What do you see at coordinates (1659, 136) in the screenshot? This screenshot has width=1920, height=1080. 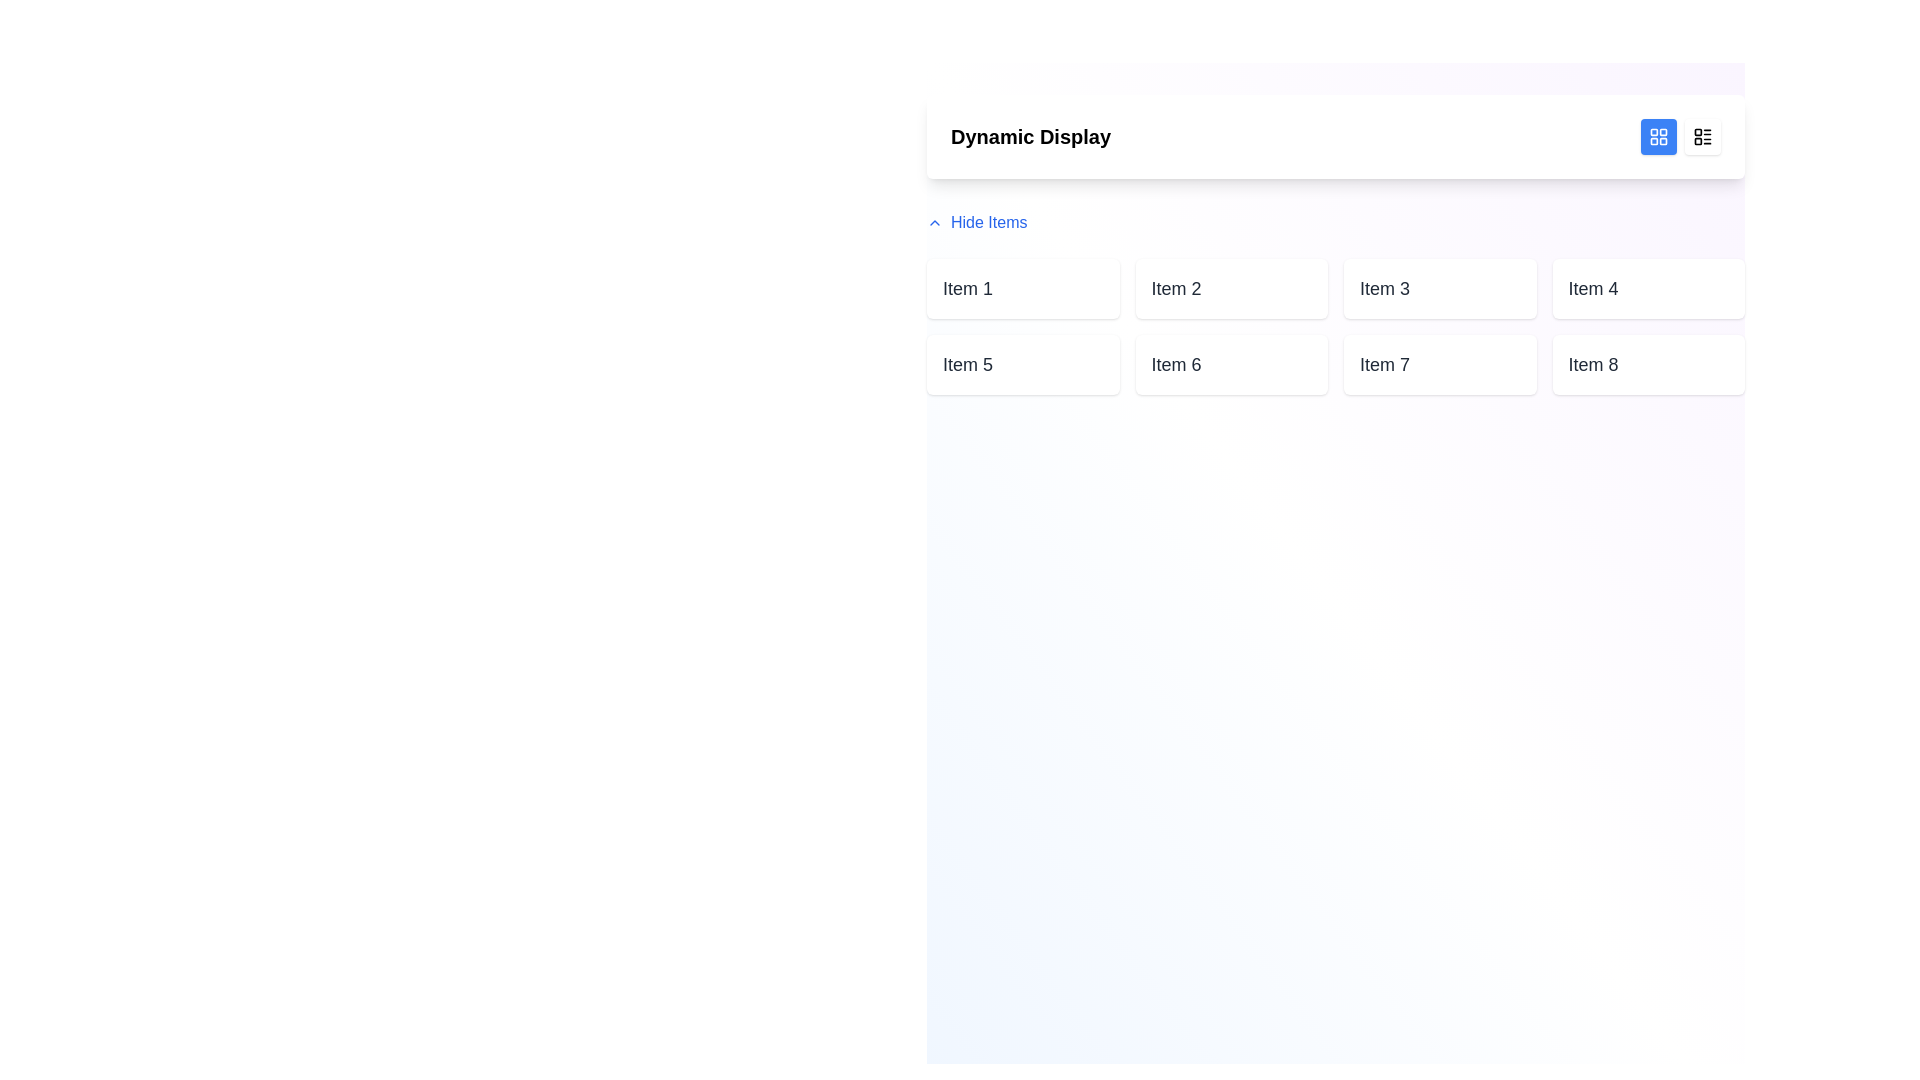 I see `the layout switcher button located on the rightmost side of the horizontal navigation bar at the top of the interface to switch to grid layout` at bounding box center [1659, 136].